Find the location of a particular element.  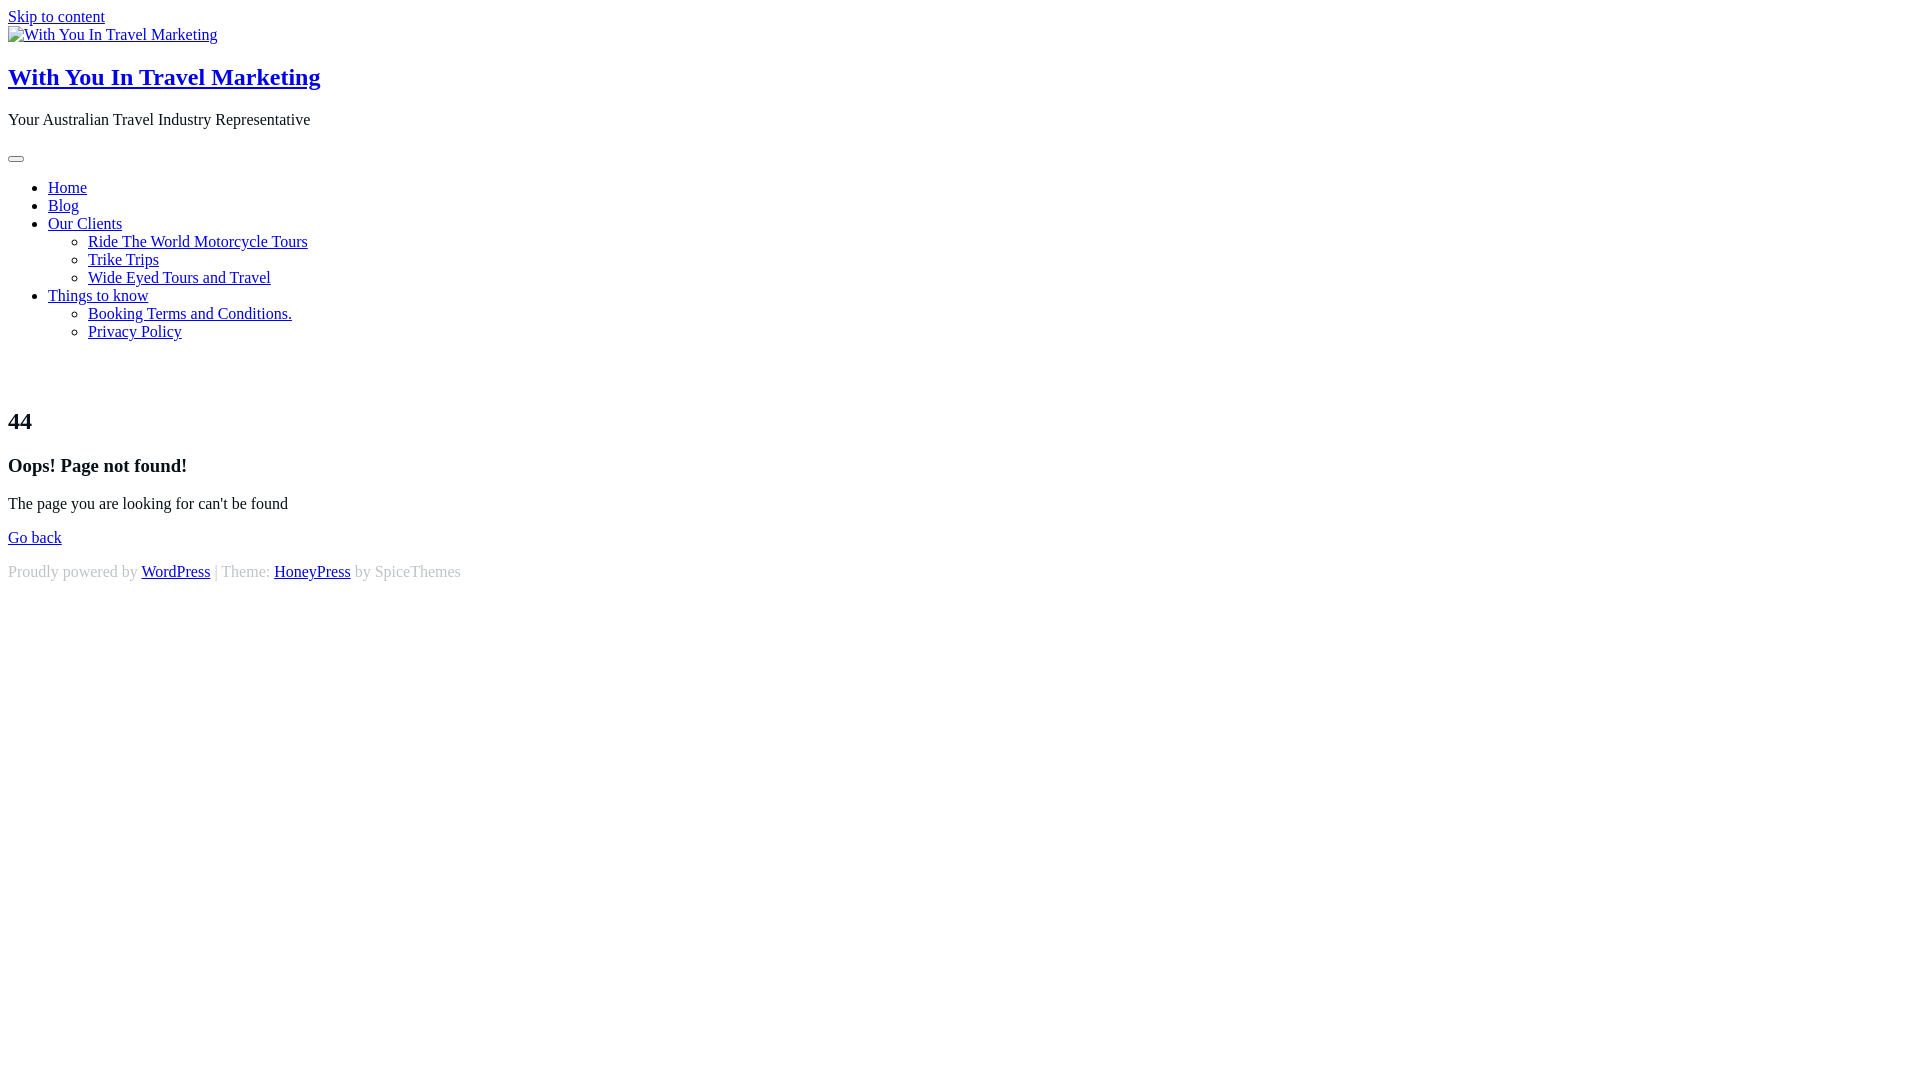

'Privacy Policy' is located at coordinates (133, 330).